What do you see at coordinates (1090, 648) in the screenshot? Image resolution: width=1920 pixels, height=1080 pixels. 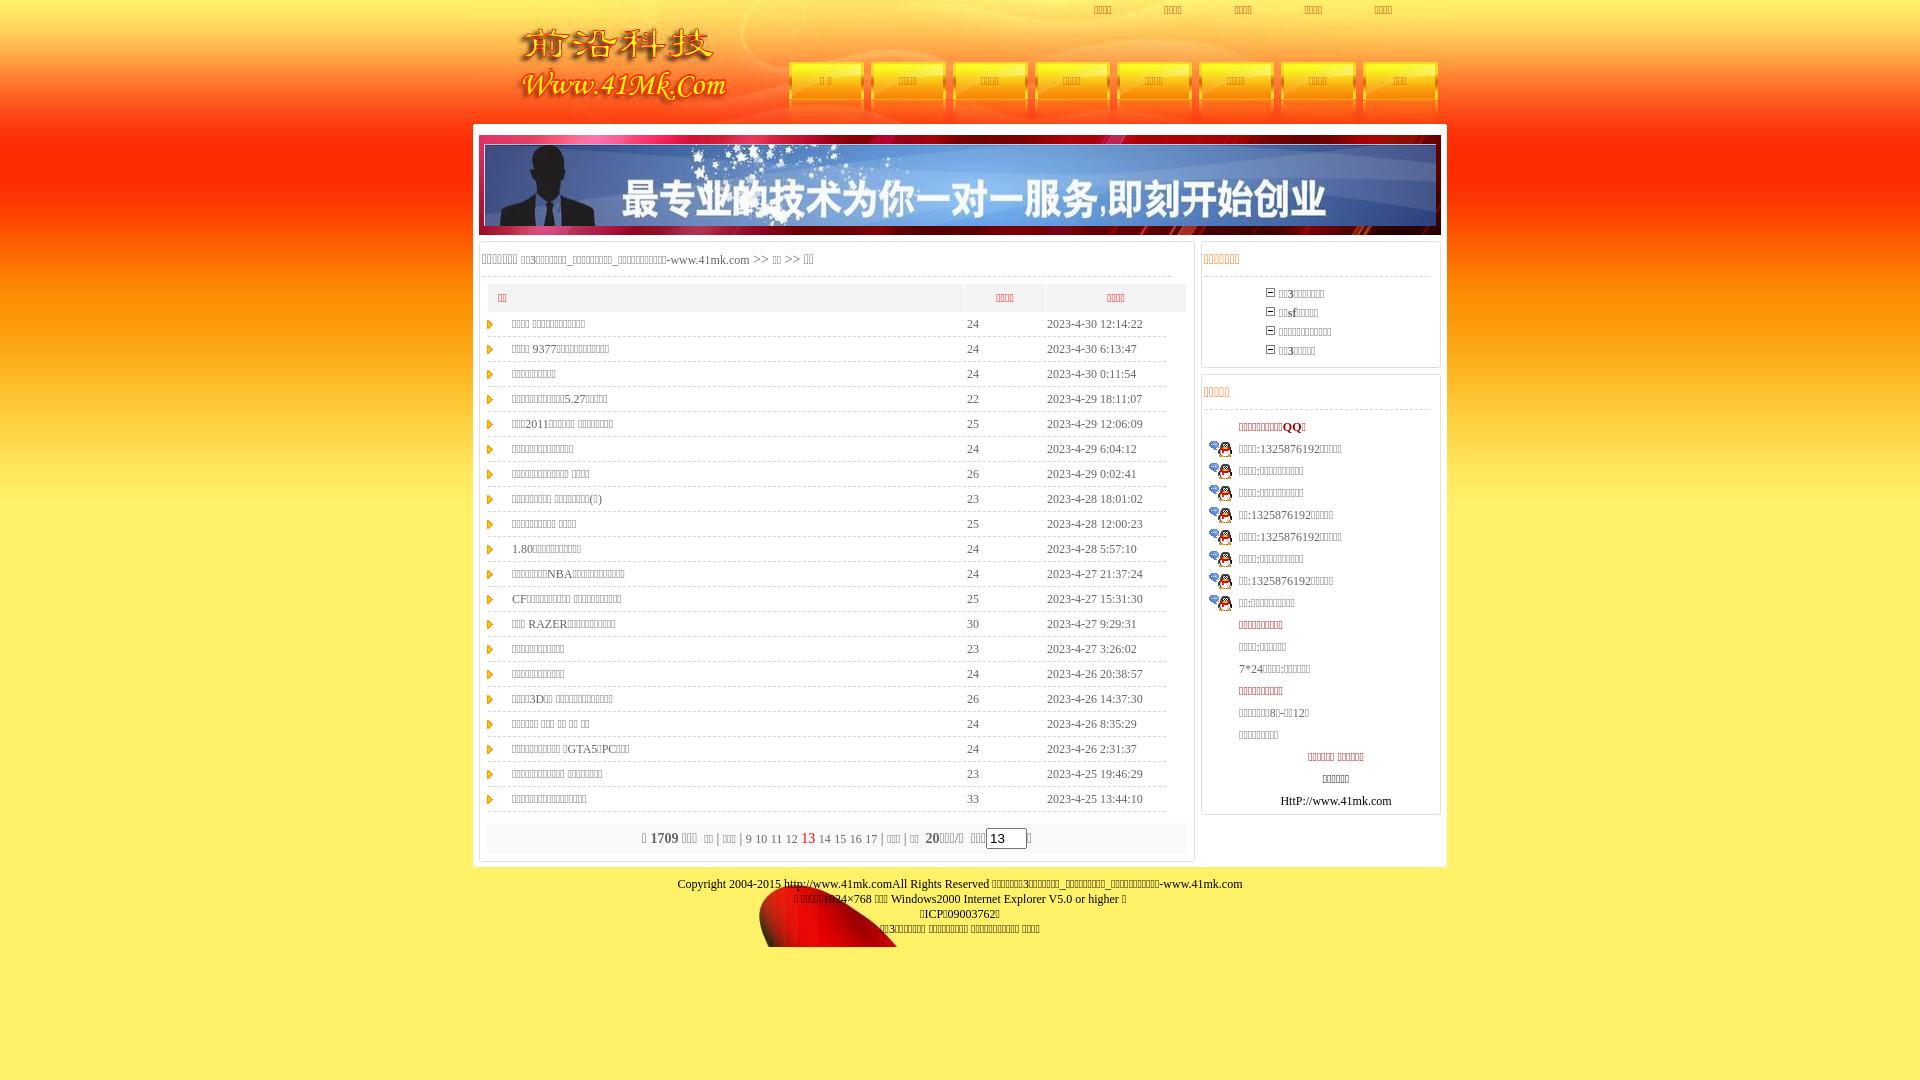 I see `'2023-4-27 3:26:02'` at bounding box center [1090, 648].